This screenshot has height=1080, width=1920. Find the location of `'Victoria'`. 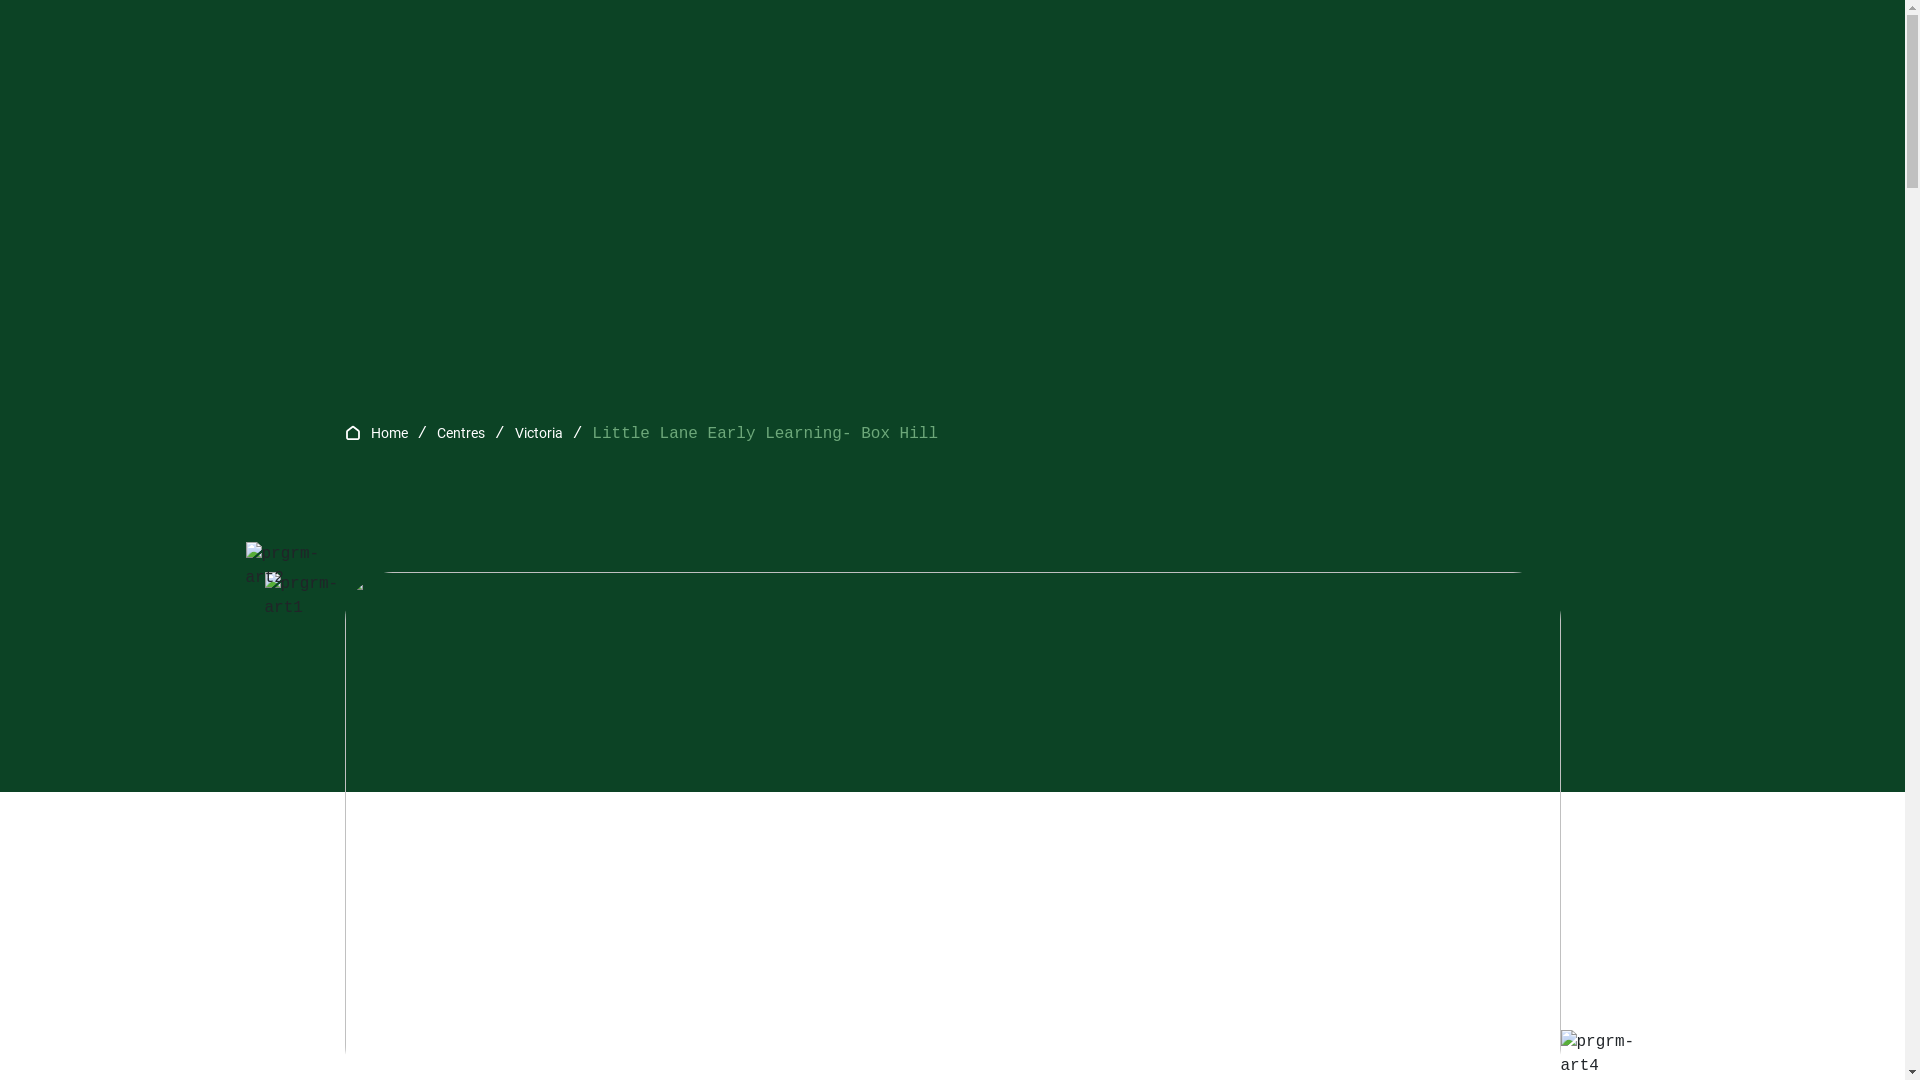

'Victoria' is located at coordinates (538, 431).